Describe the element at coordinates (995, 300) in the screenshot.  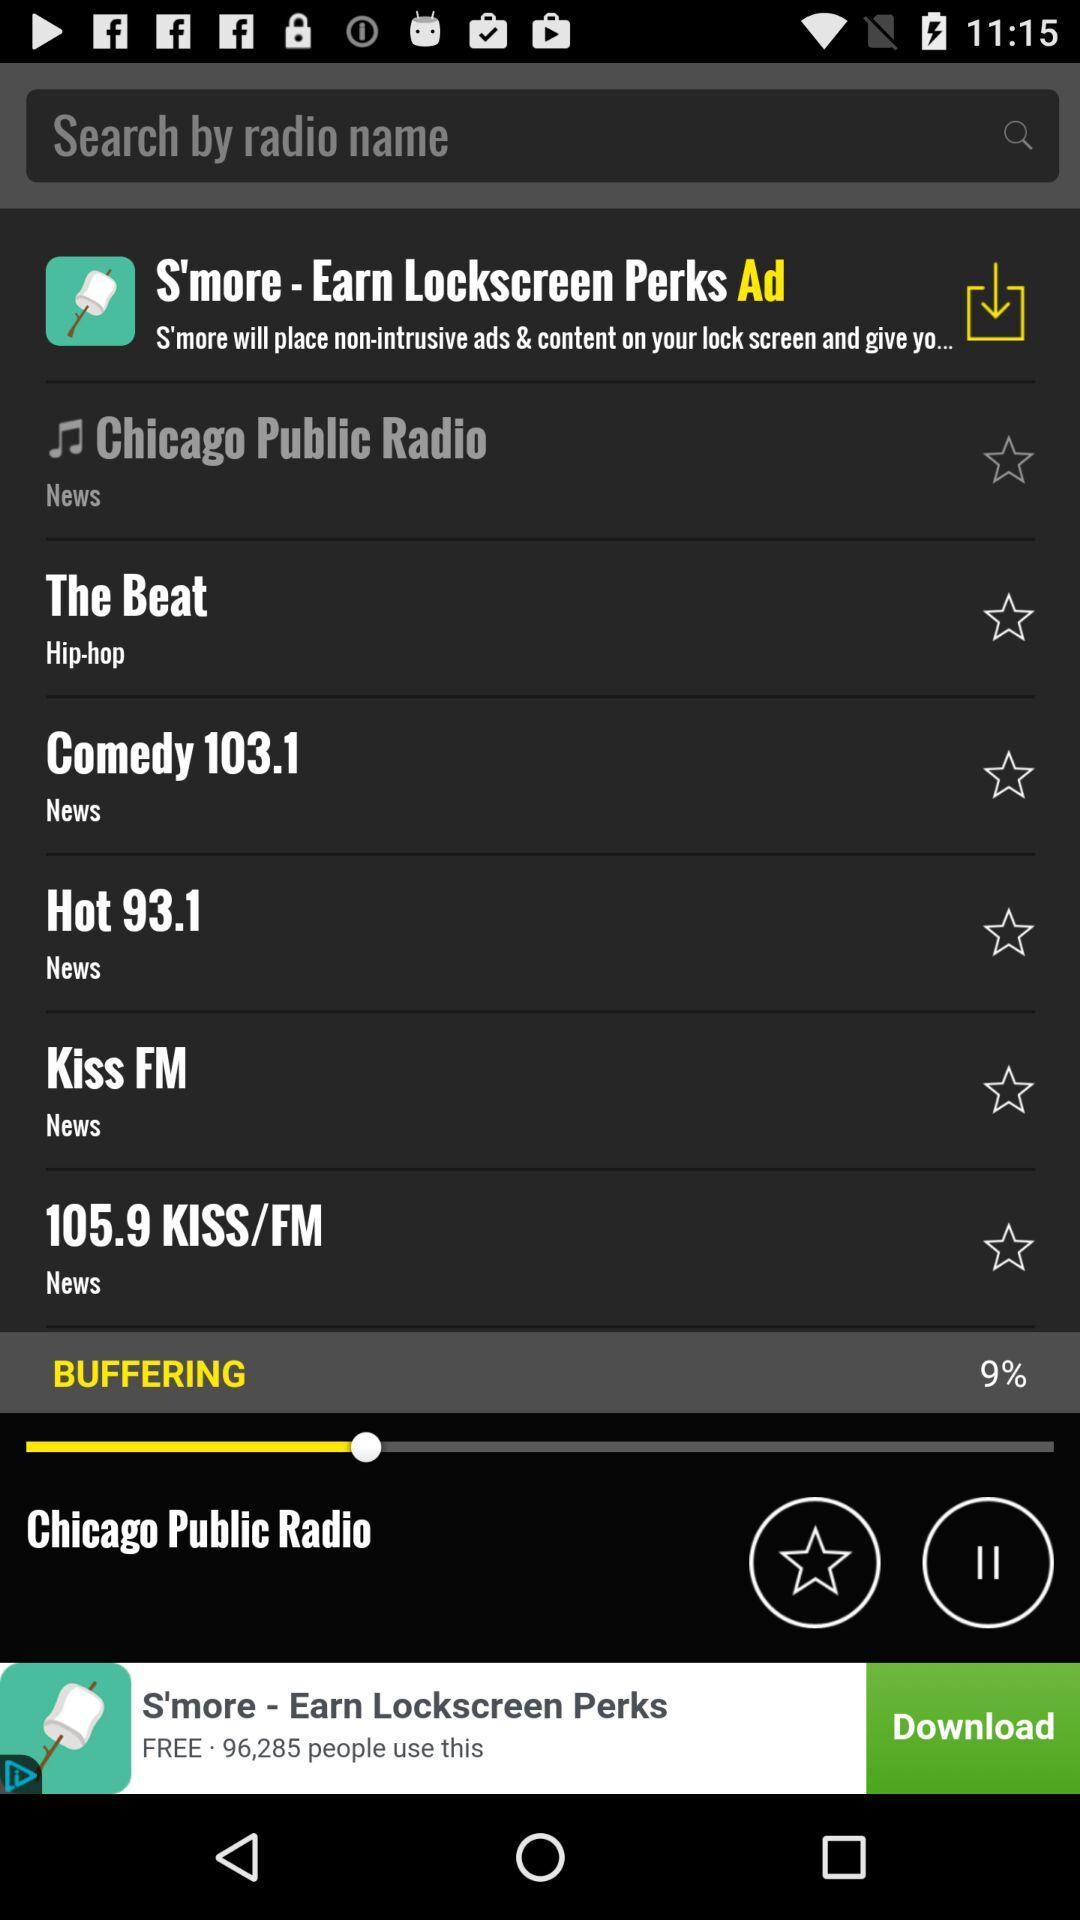
I see `download the advertisement` at that location.